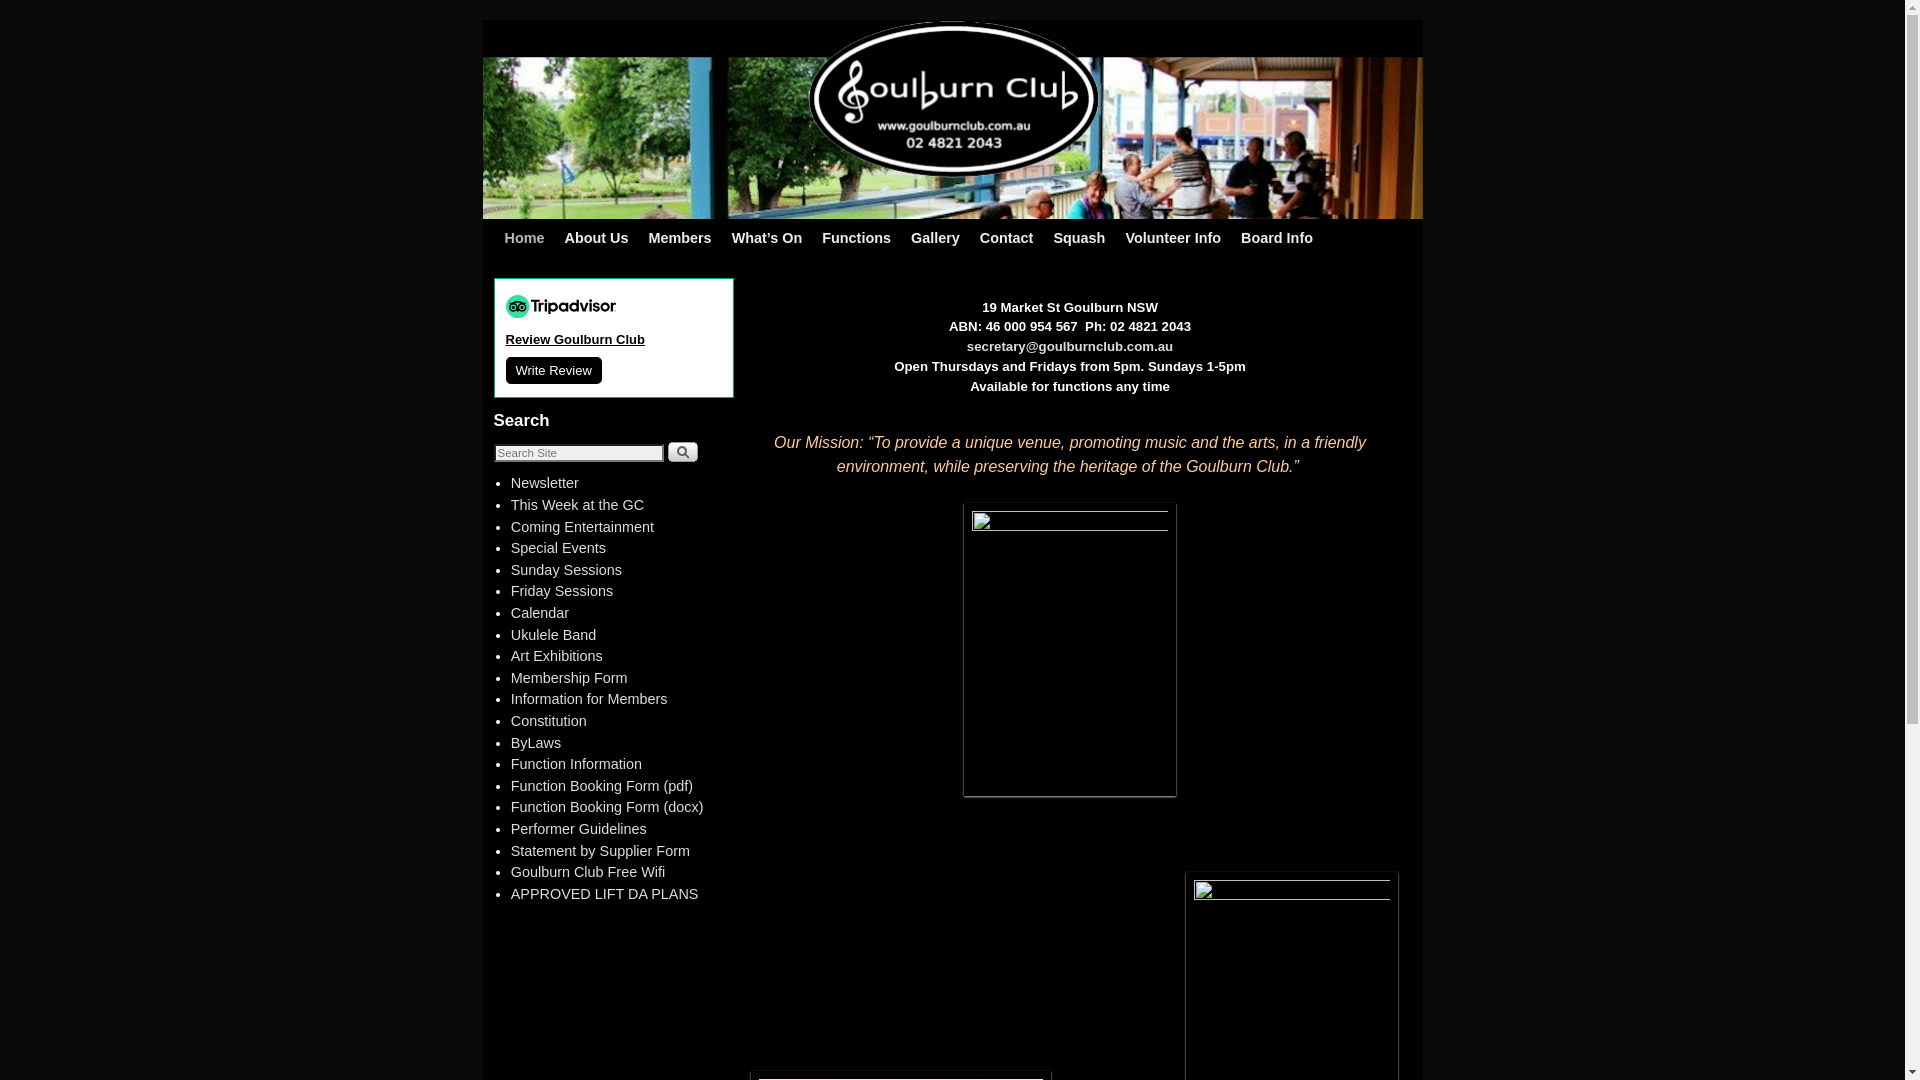 This screenshot has height=1080, width=1920. Describe the element at coordinates (568, 677) in the screenshot. I see `'Membership Form'` at that location.